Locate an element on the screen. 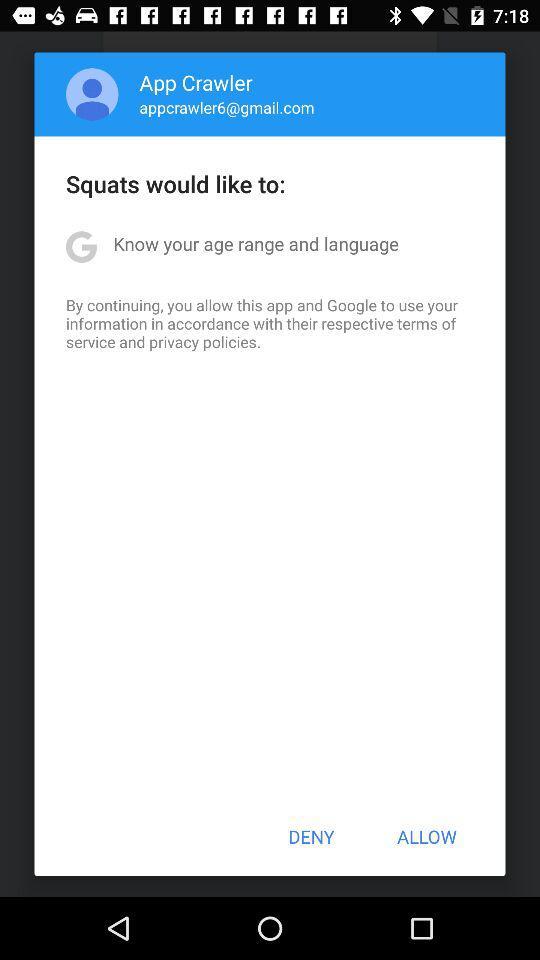 The height and width of the screenshot is (960, 540). item to the left of app crawler is located at coordinates (91, 94).